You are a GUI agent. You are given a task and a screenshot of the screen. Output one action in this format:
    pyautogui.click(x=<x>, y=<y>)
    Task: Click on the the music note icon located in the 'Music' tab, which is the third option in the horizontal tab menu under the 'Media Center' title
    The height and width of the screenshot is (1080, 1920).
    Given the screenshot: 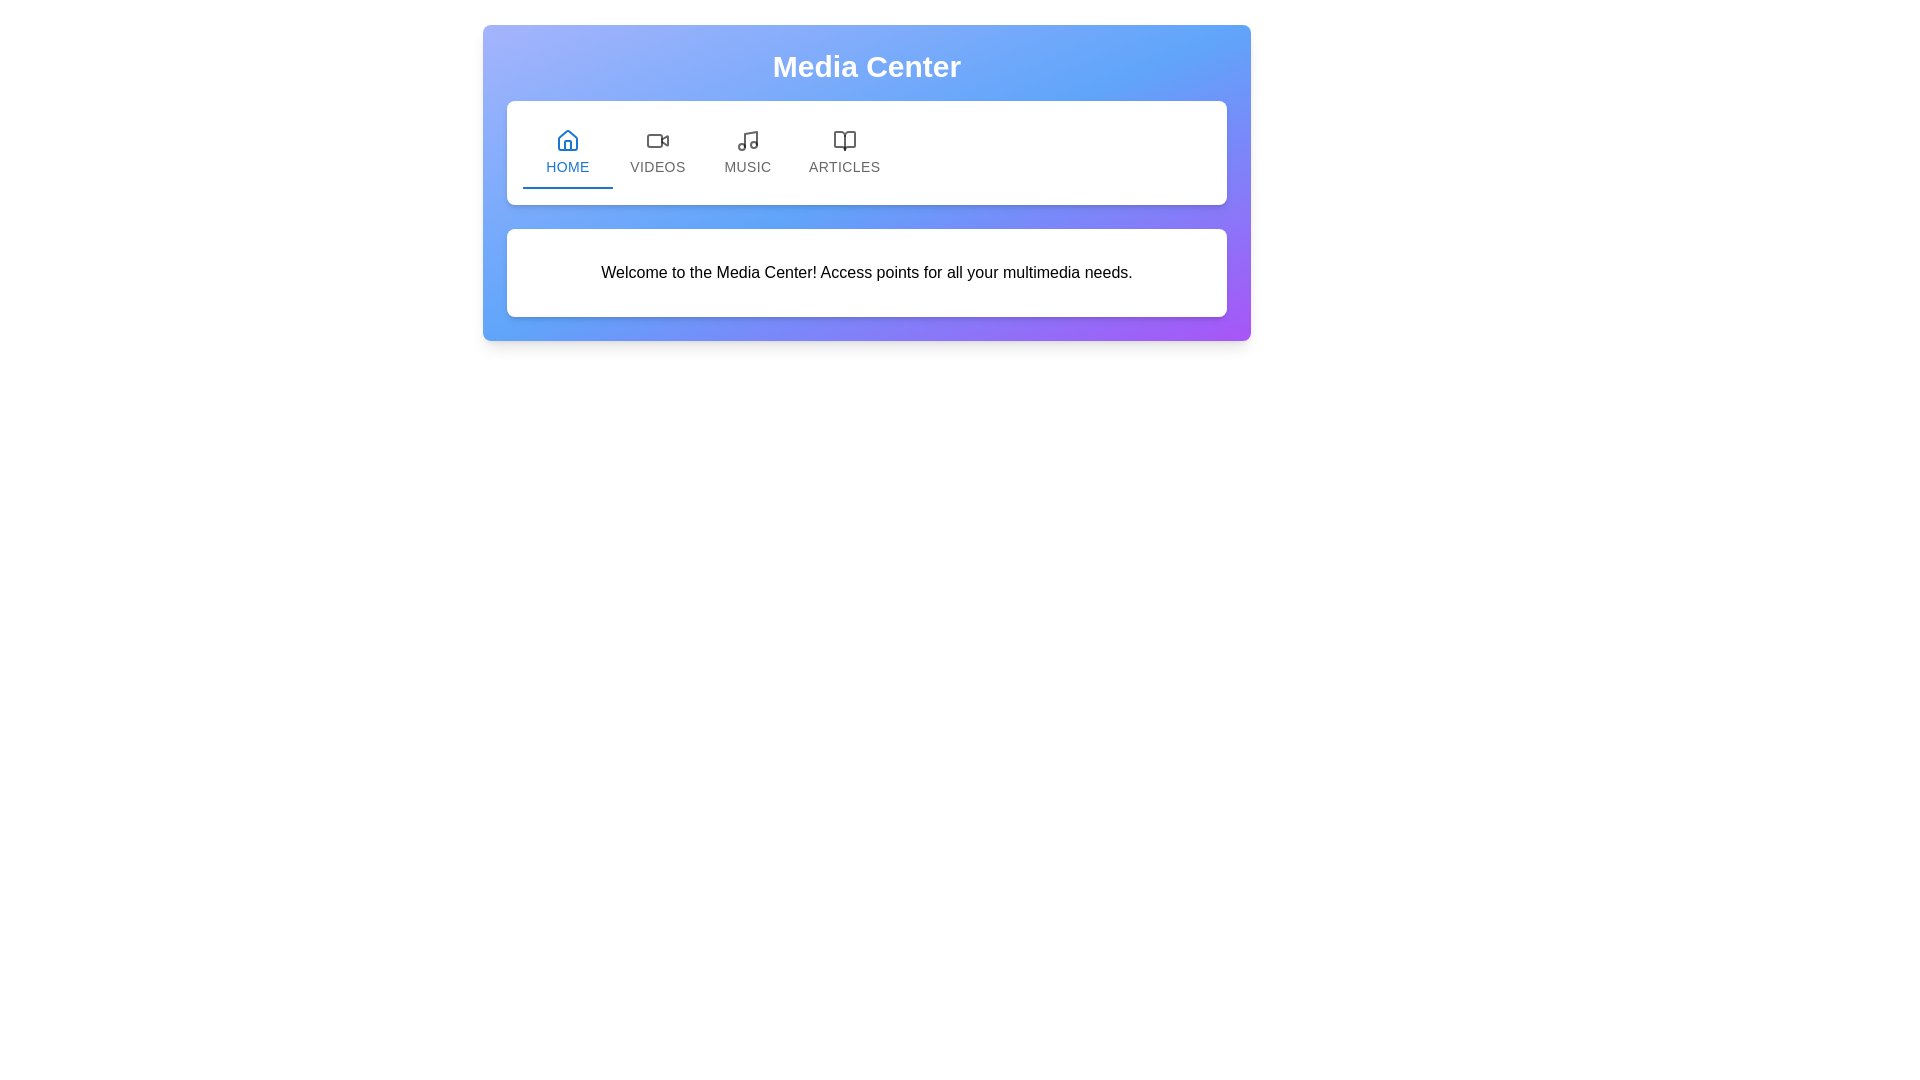 What is the action you would take?
    pyautogui.click(x=747, y=140)
    